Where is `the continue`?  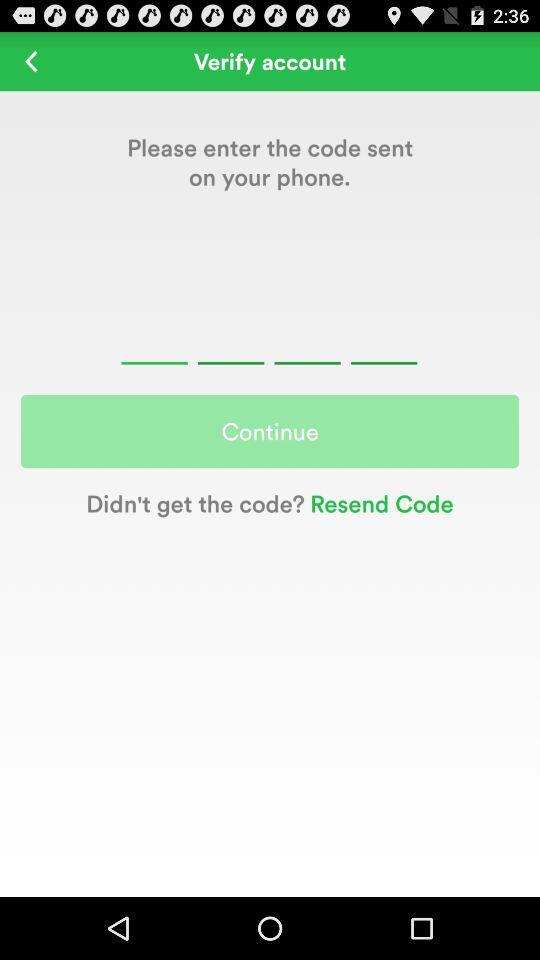
the continue is located at coordinates (270, 431).